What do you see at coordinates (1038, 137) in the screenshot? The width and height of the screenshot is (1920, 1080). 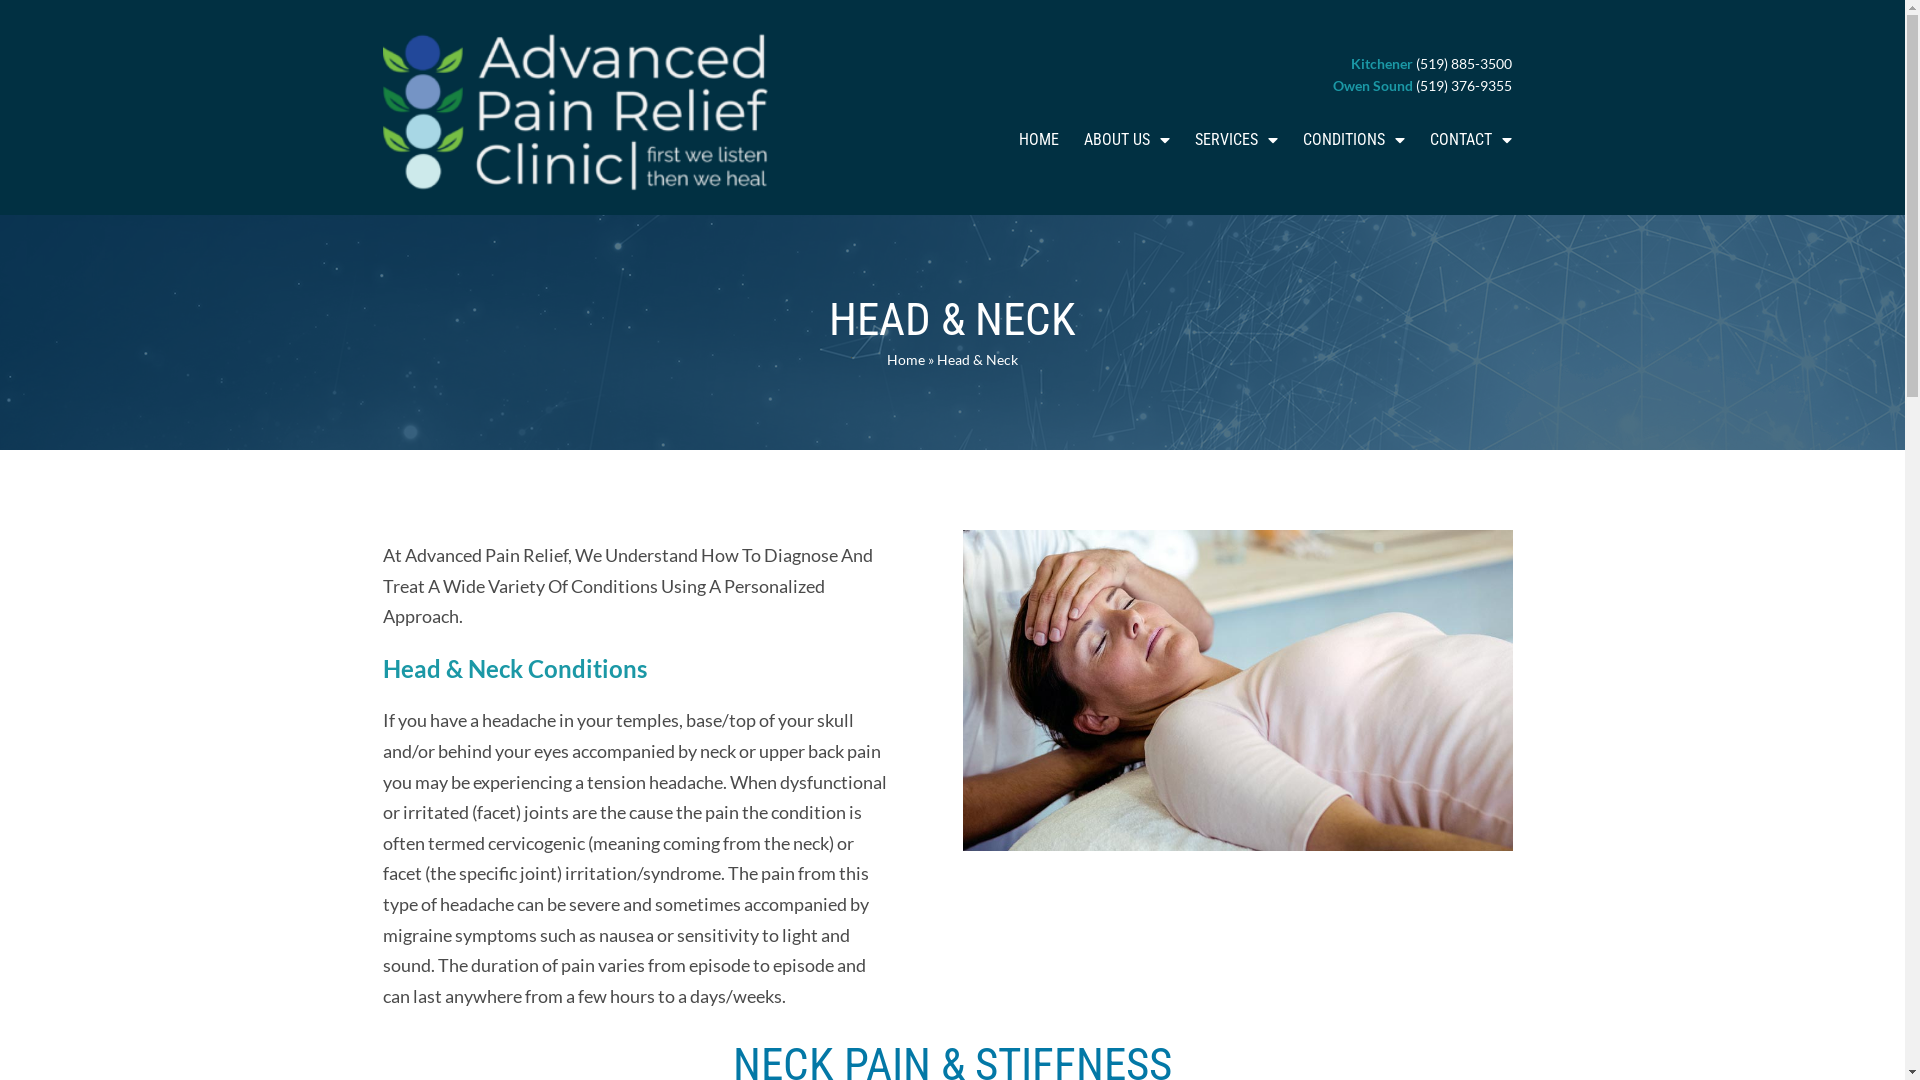 I see `'HOME'` at bounding box center [1038, 137].